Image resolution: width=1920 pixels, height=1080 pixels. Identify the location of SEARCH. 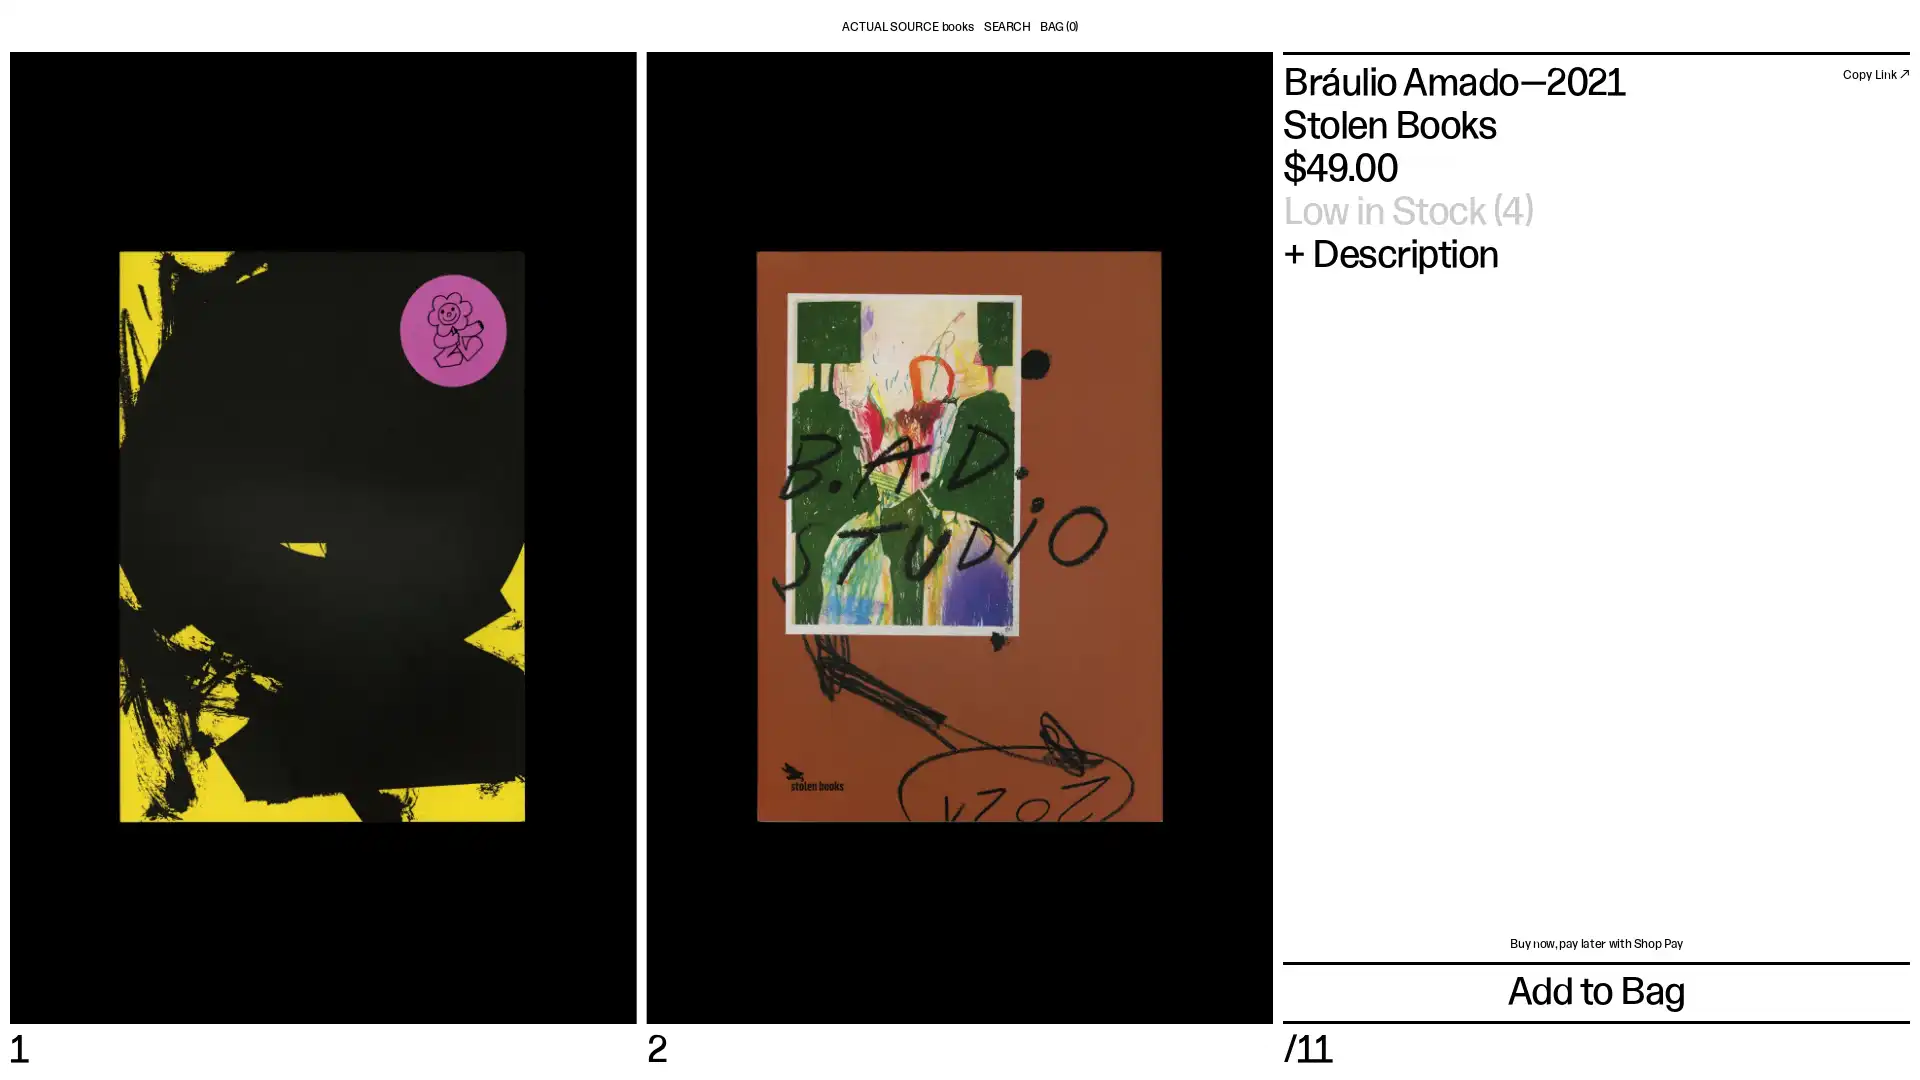
(1006, 27).